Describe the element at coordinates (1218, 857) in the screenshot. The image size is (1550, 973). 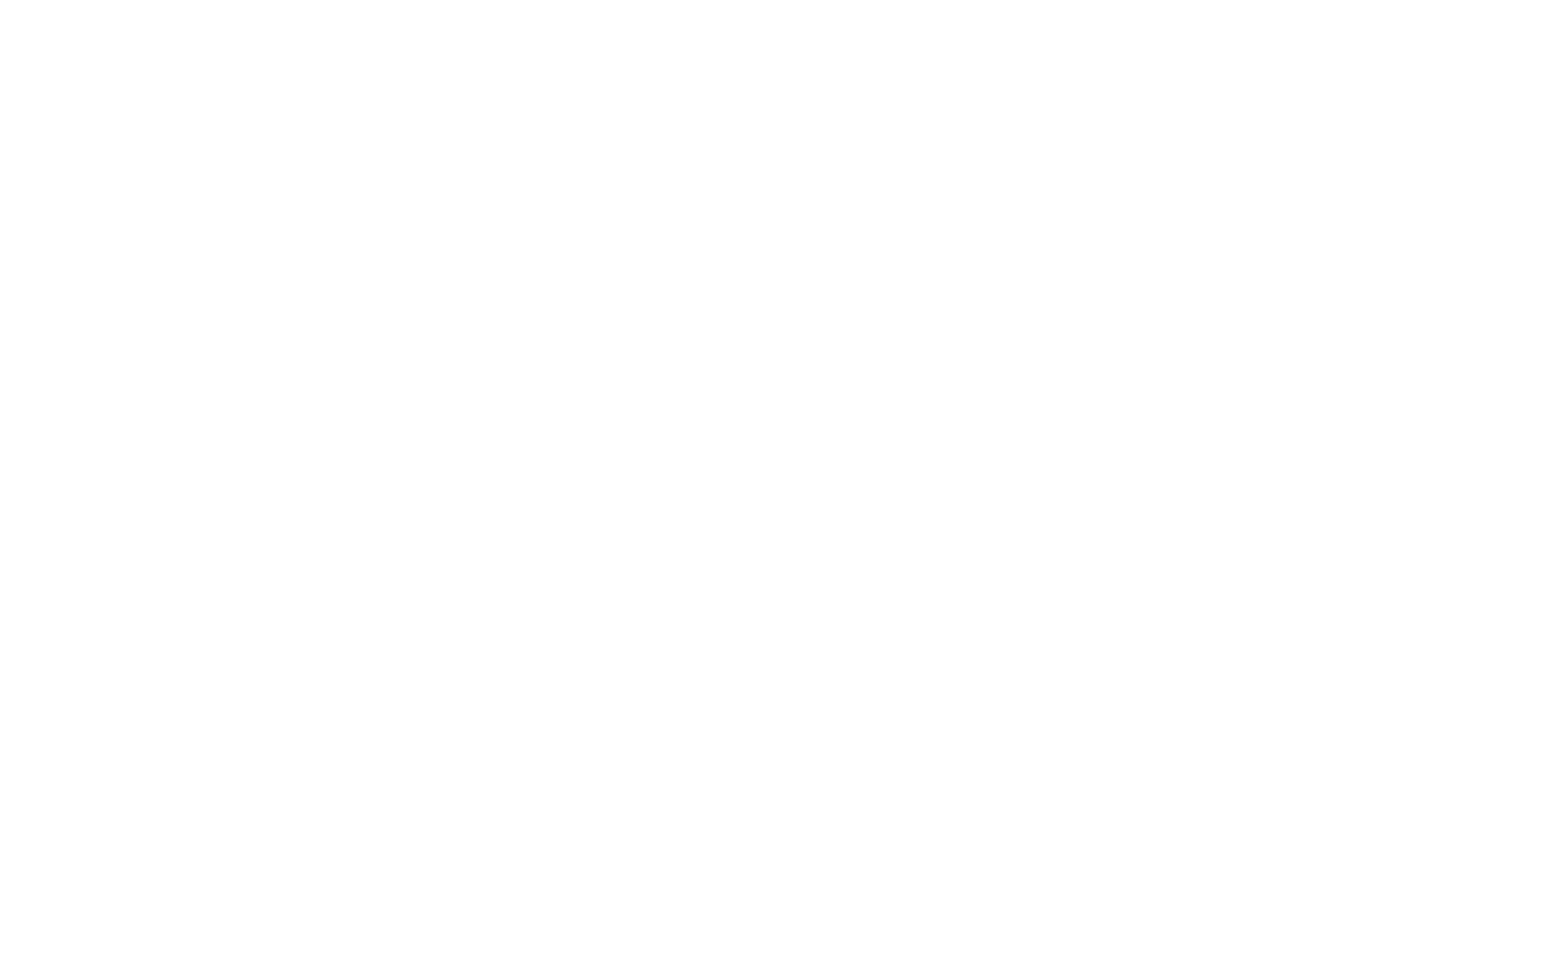
I see `'1xbet Russian'` at that location.